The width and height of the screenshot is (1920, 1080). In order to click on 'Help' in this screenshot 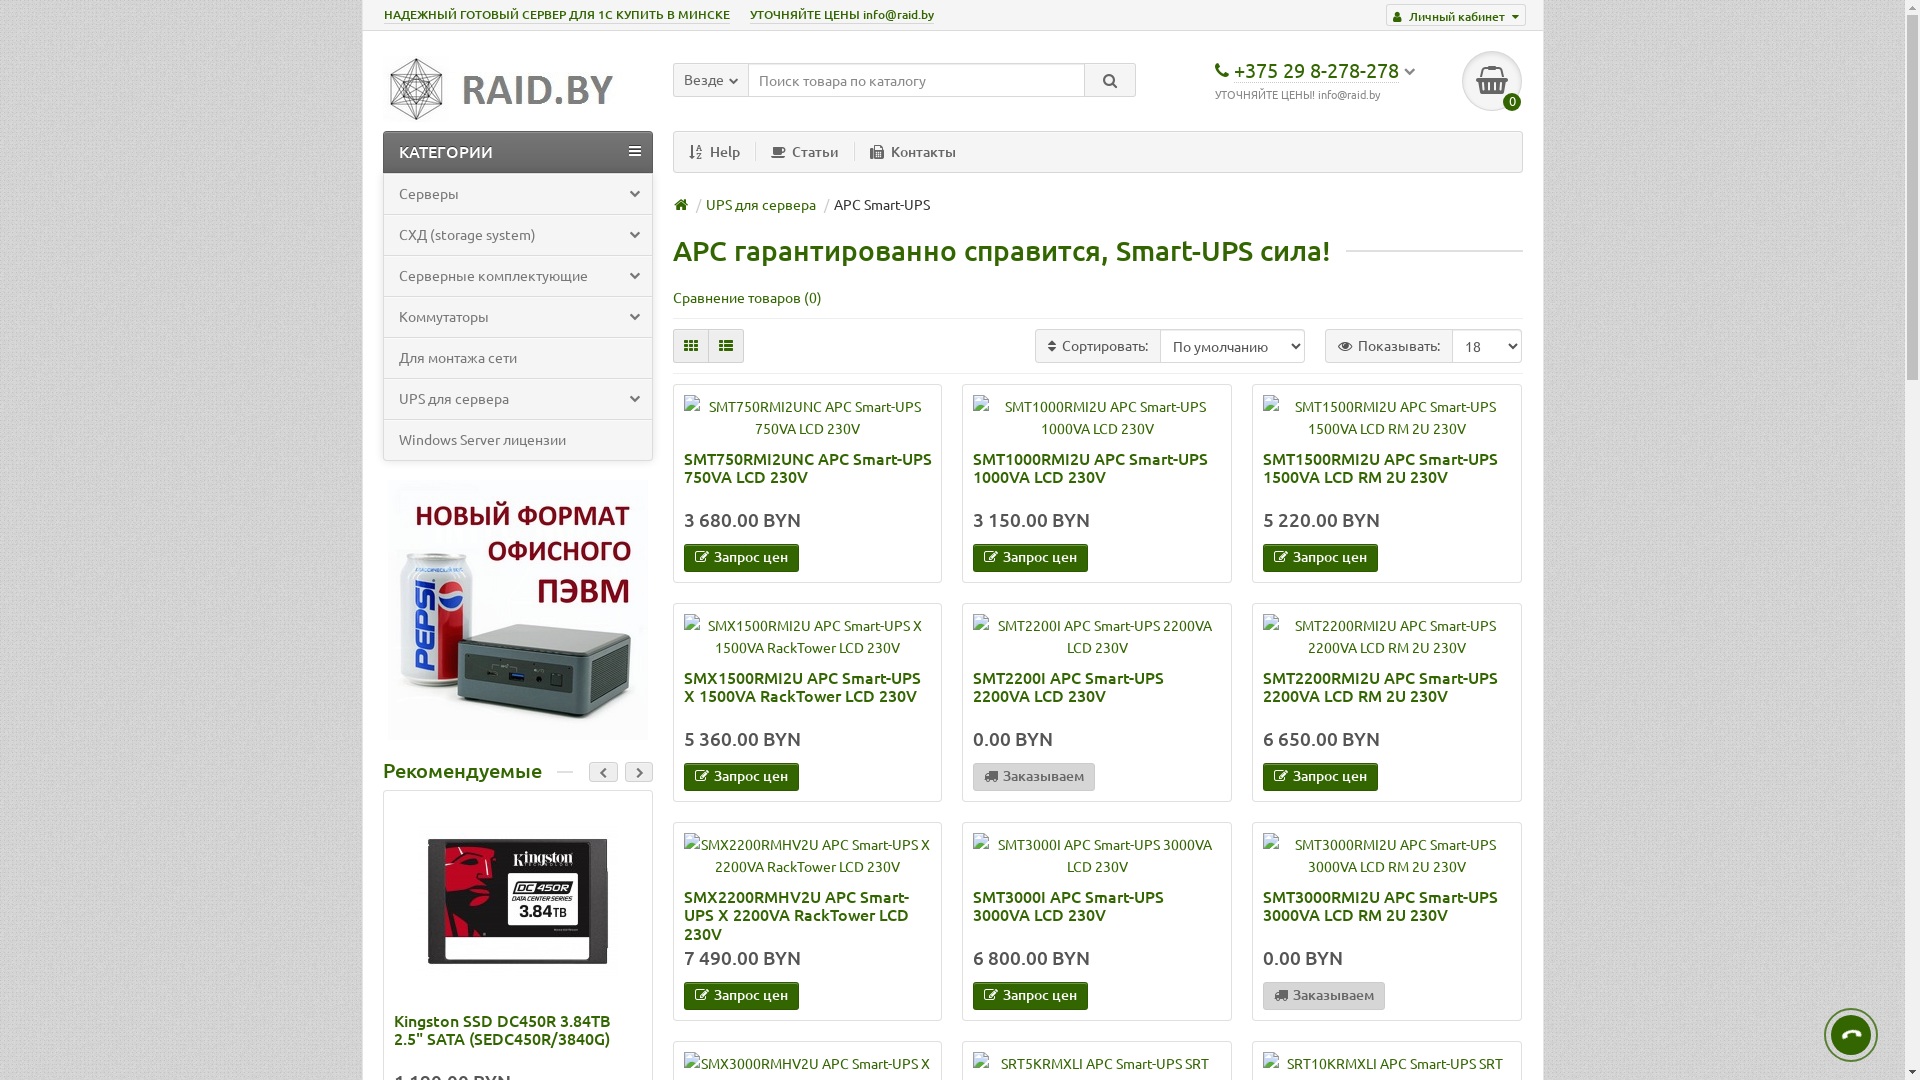, I will do `click(715, 150)`.